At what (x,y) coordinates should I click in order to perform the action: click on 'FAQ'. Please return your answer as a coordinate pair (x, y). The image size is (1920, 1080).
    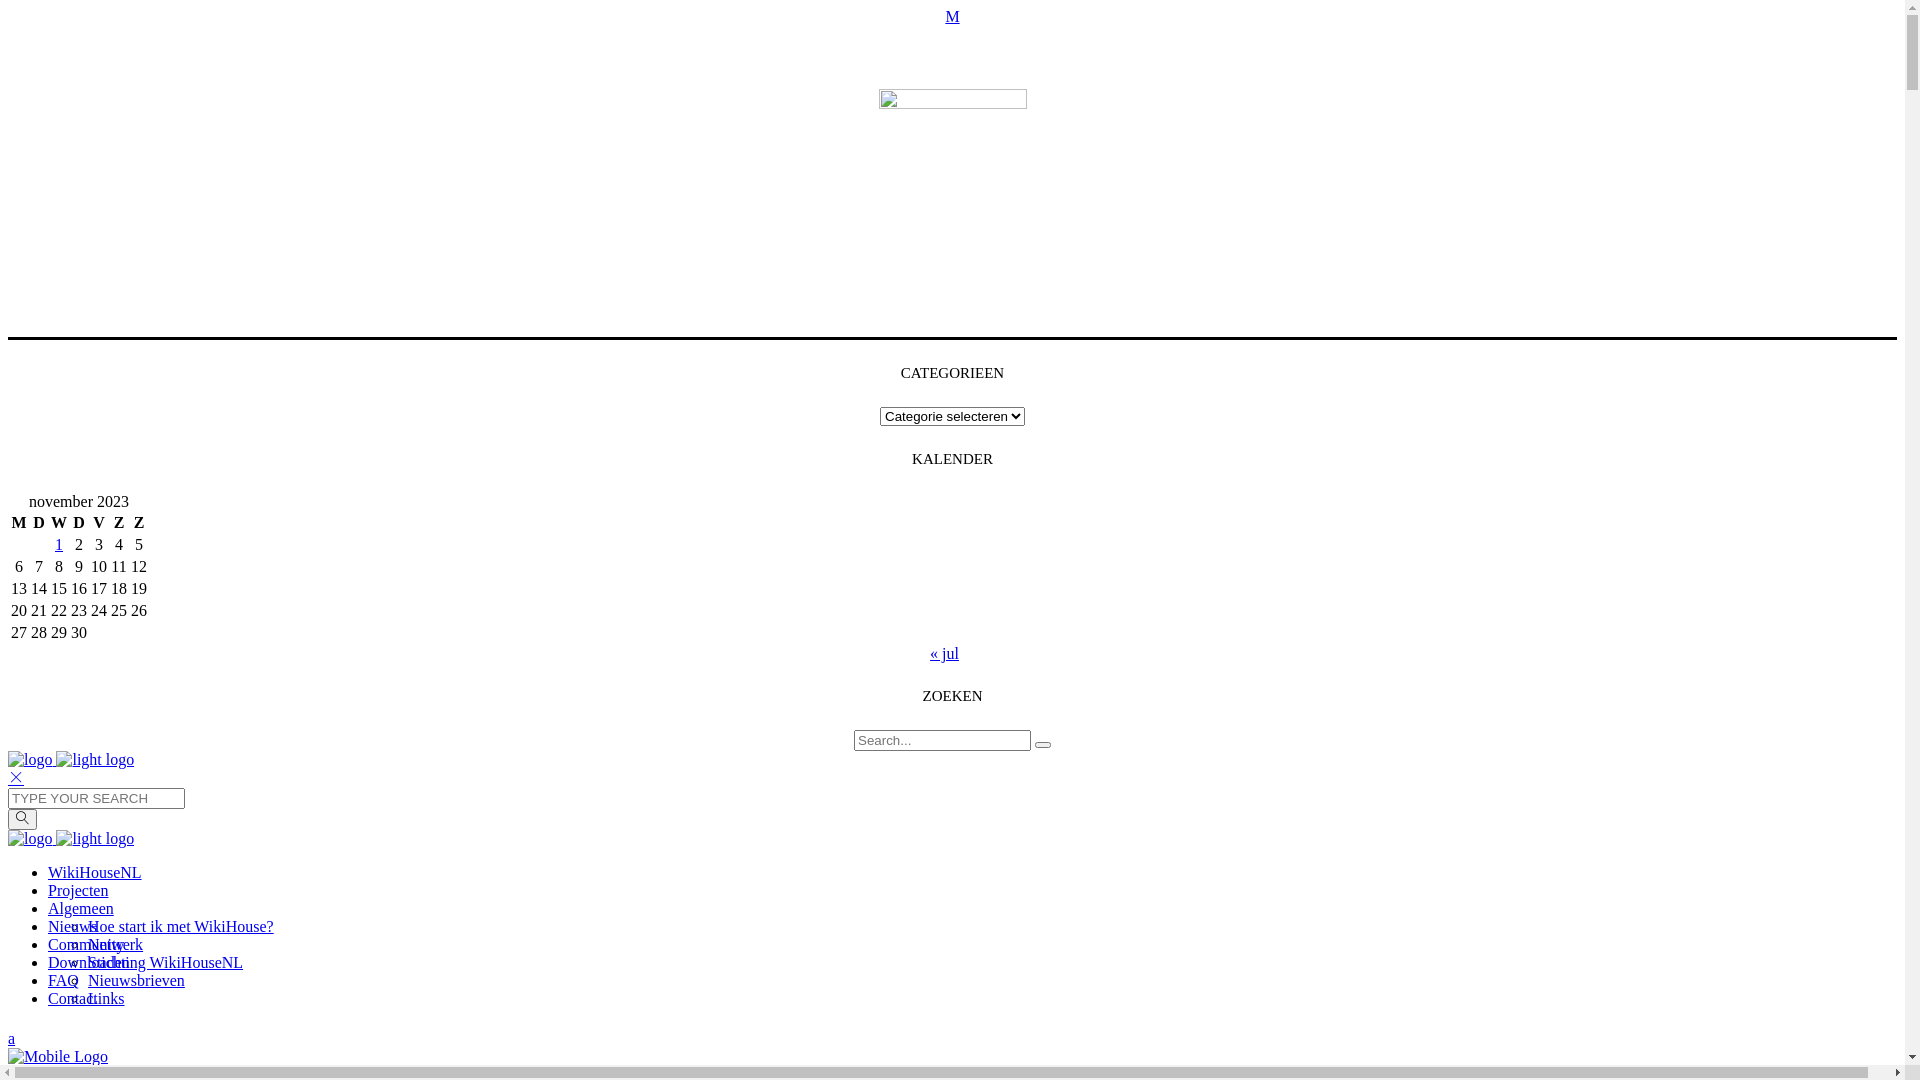
    Looking at the image, I should click on (63, 979).